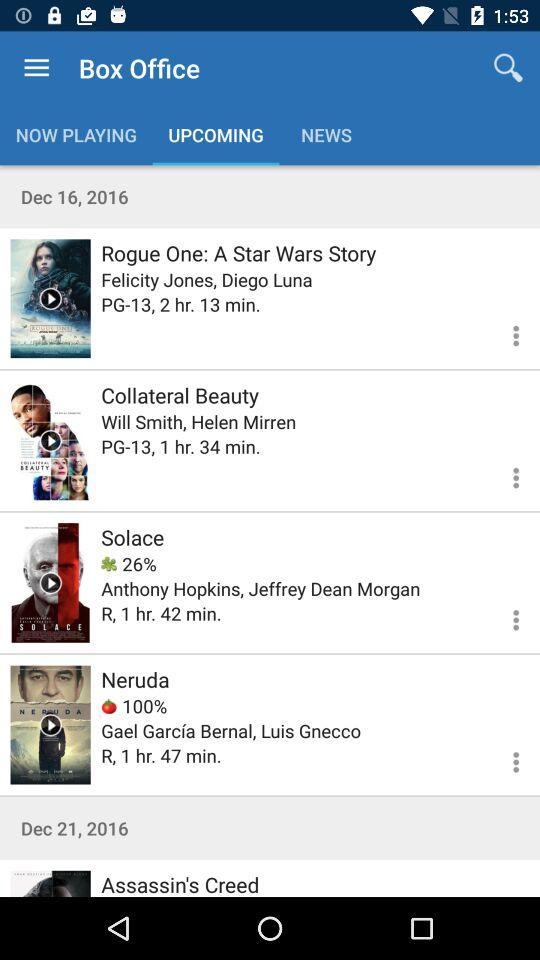 The width and height of the screenshot is (540, 960). Describe the element at coordinates (50, 582) in the screenshot. I see `solace movie` at that location.